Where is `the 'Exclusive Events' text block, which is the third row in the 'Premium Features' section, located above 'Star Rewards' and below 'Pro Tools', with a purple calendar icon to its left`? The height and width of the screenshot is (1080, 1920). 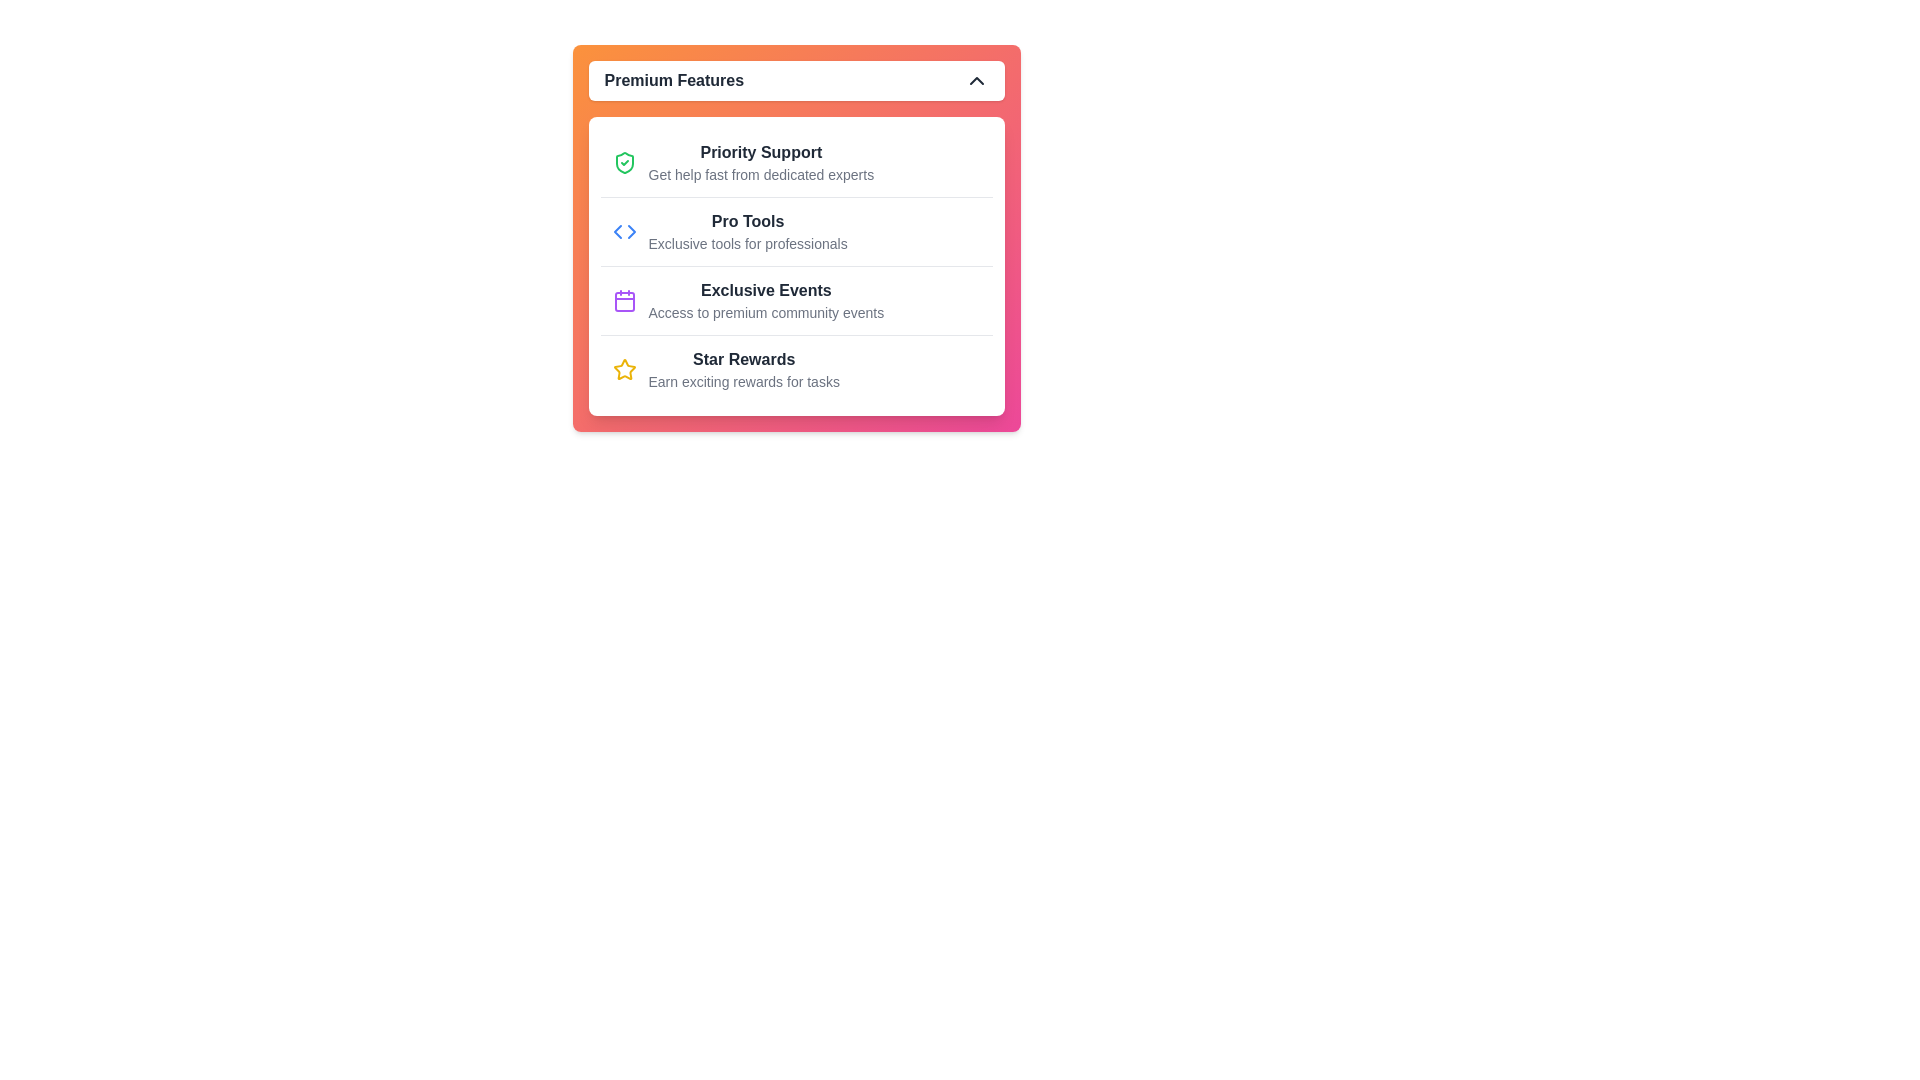
the 'Exclusive Events' text block, which is the third row in the 'Premium Features' section, located above 'Star Rewards' and below 'Pro Tools', with a purple calendar icon to its left is located at coordinates (765, 300).